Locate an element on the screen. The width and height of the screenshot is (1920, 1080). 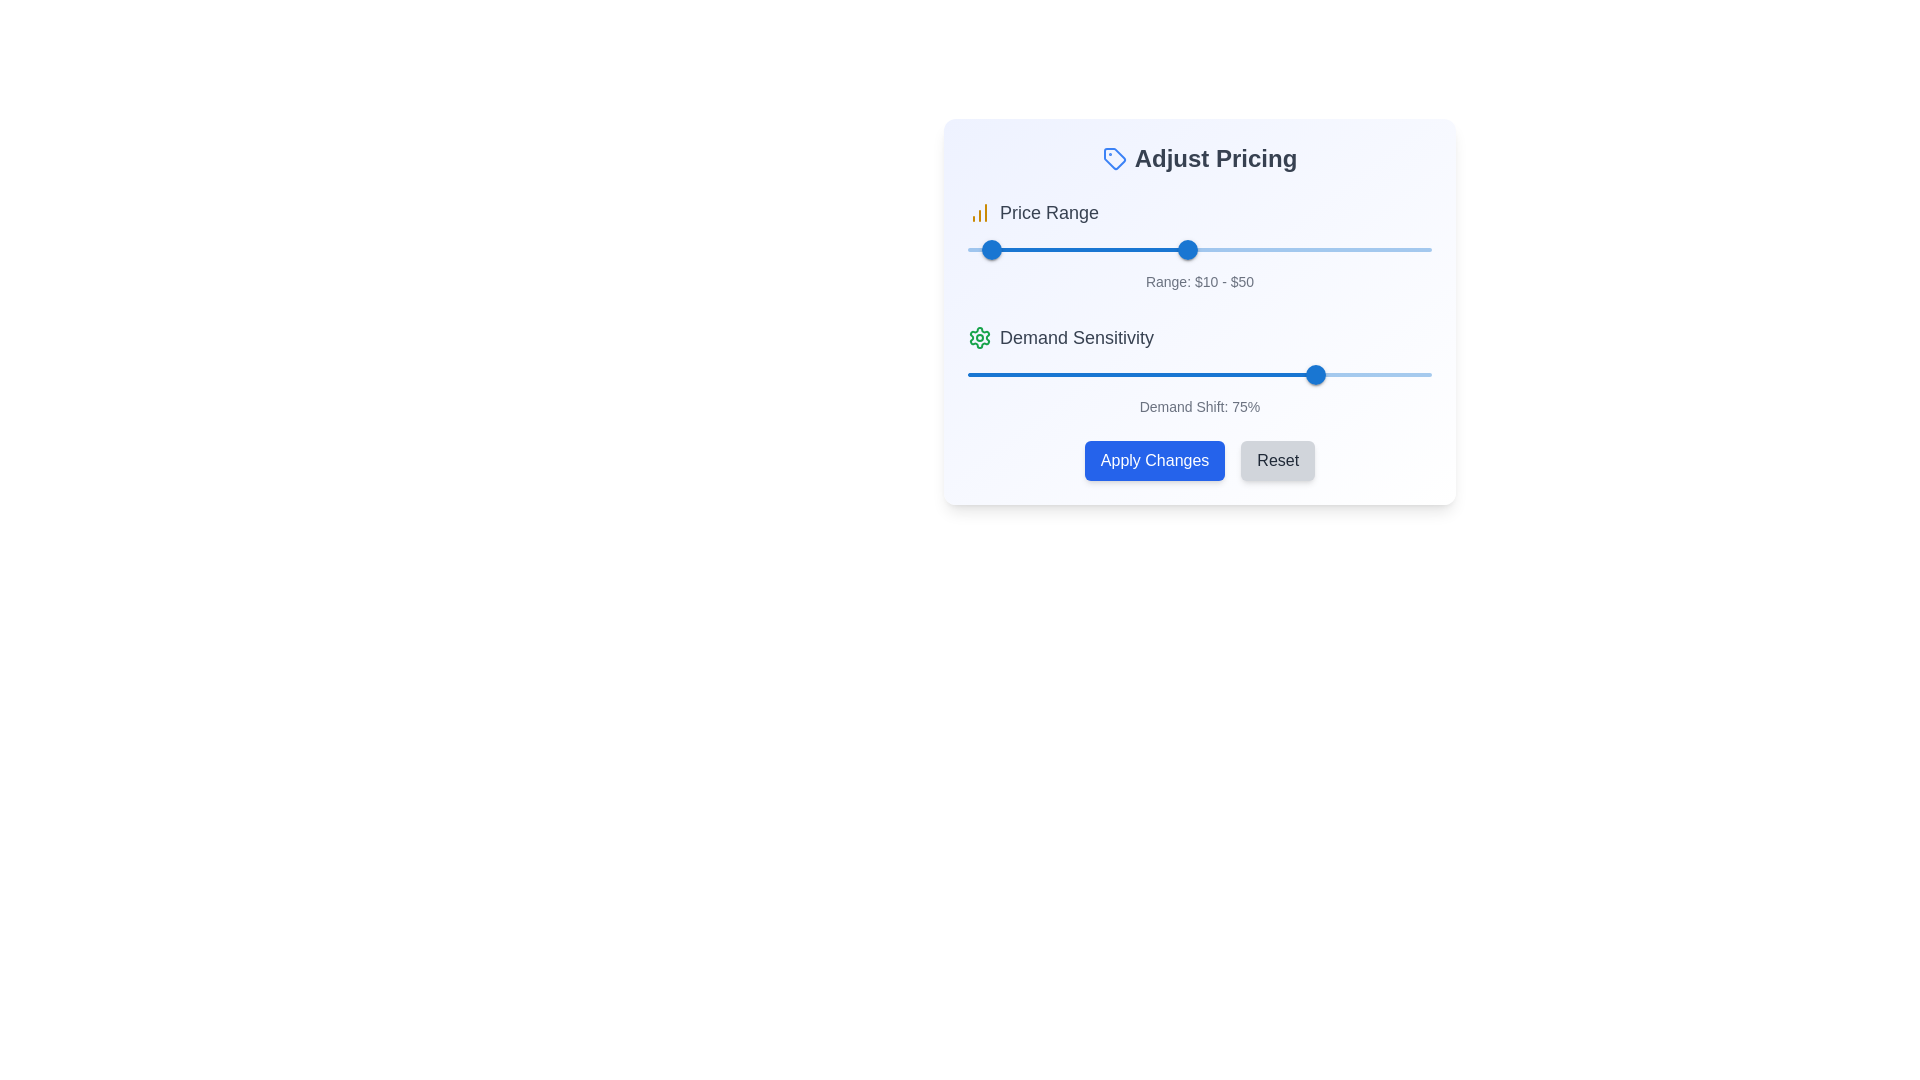
Demand Sensitivity is located at coordinates (968, 374).